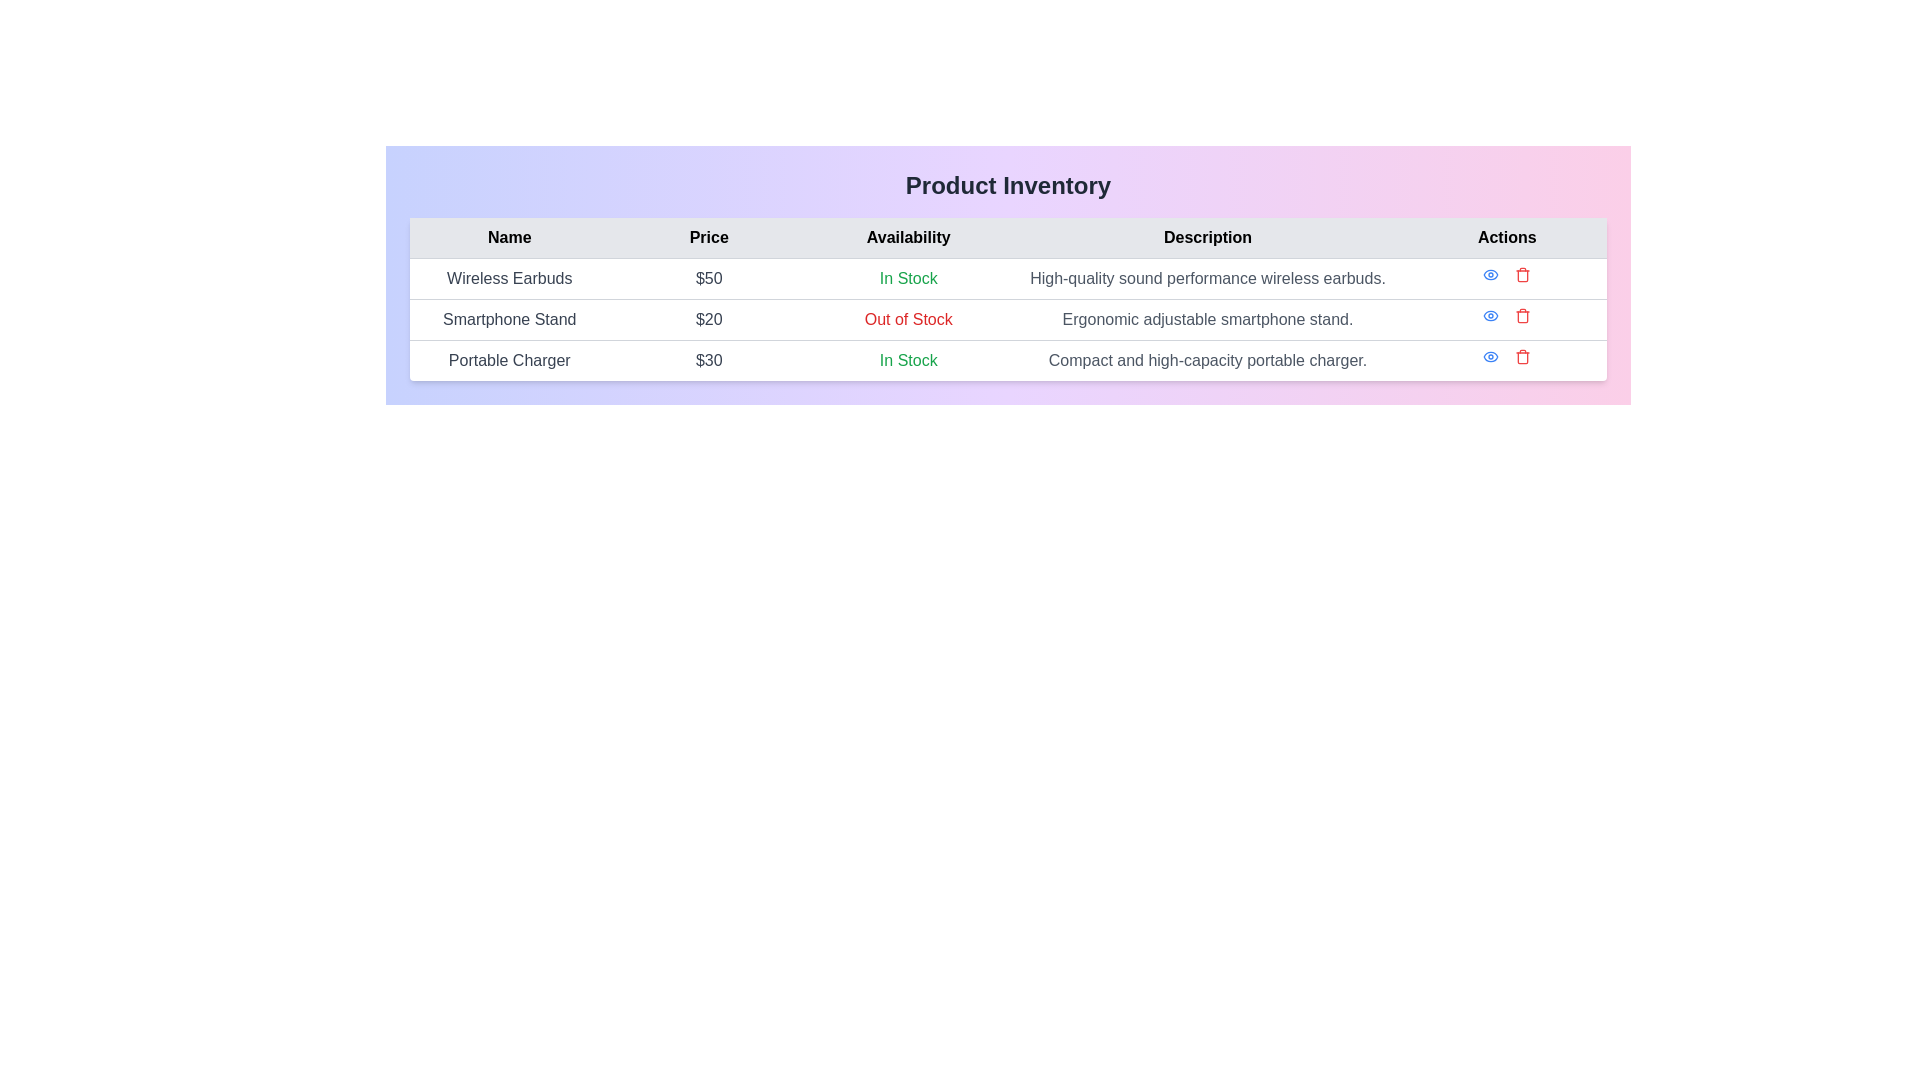  What do you see at coordinates (1008, 360) in the screenshot?
I see `the third row of the structured data table that provides details about the 'Portable Charger' product` at bounding box center [1008, 360].